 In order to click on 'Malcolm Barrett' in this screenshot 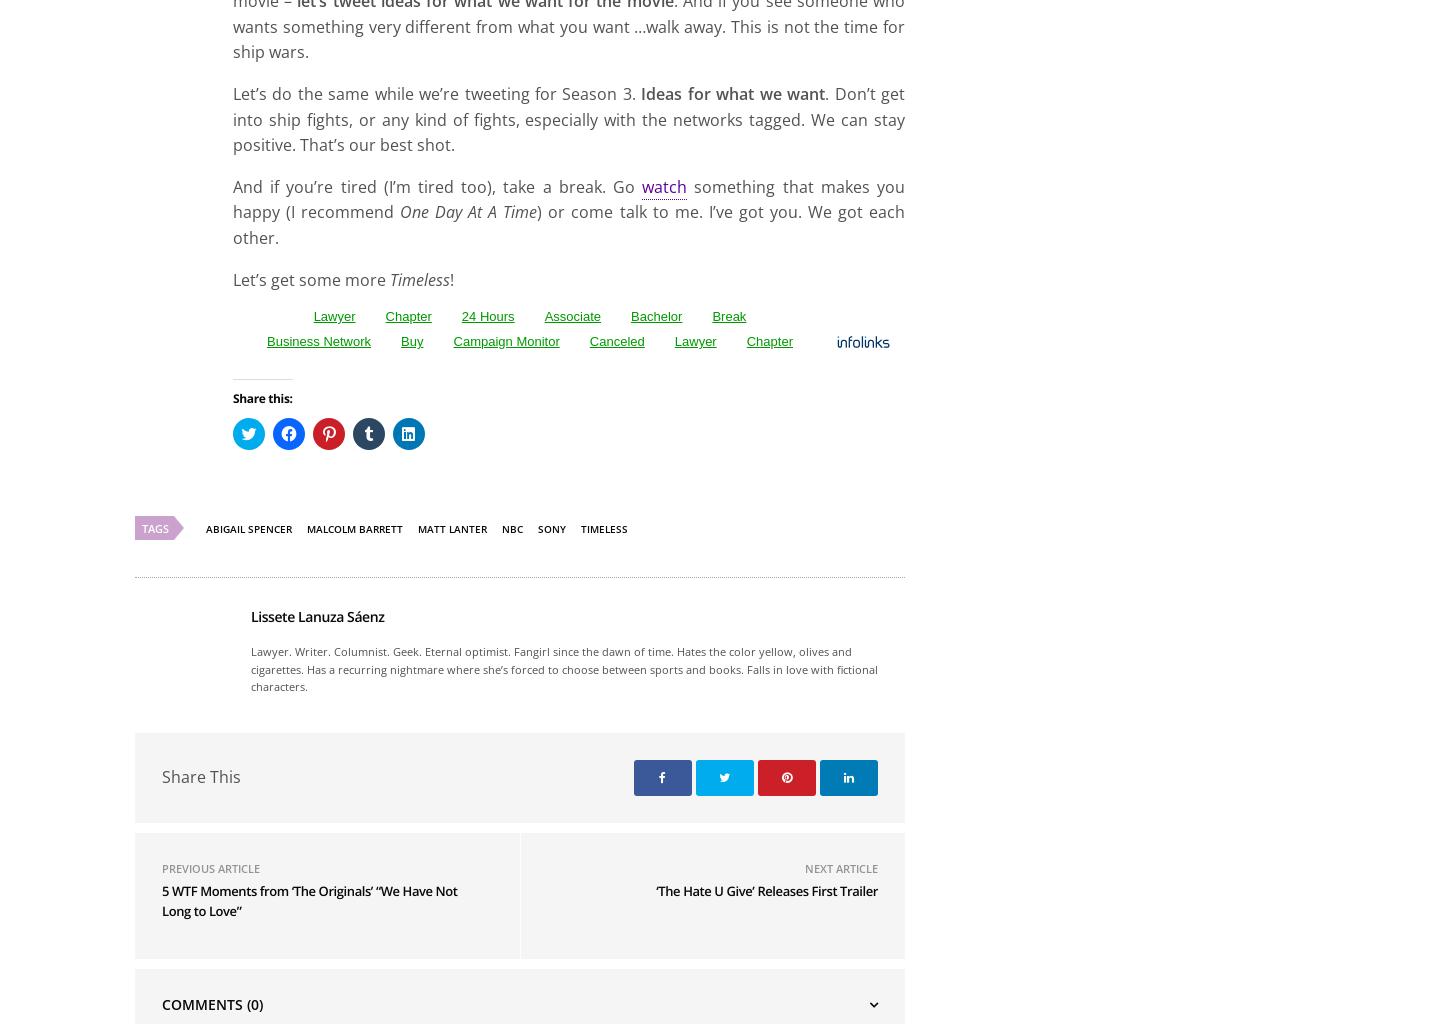, I will do `click(354, 763)`.